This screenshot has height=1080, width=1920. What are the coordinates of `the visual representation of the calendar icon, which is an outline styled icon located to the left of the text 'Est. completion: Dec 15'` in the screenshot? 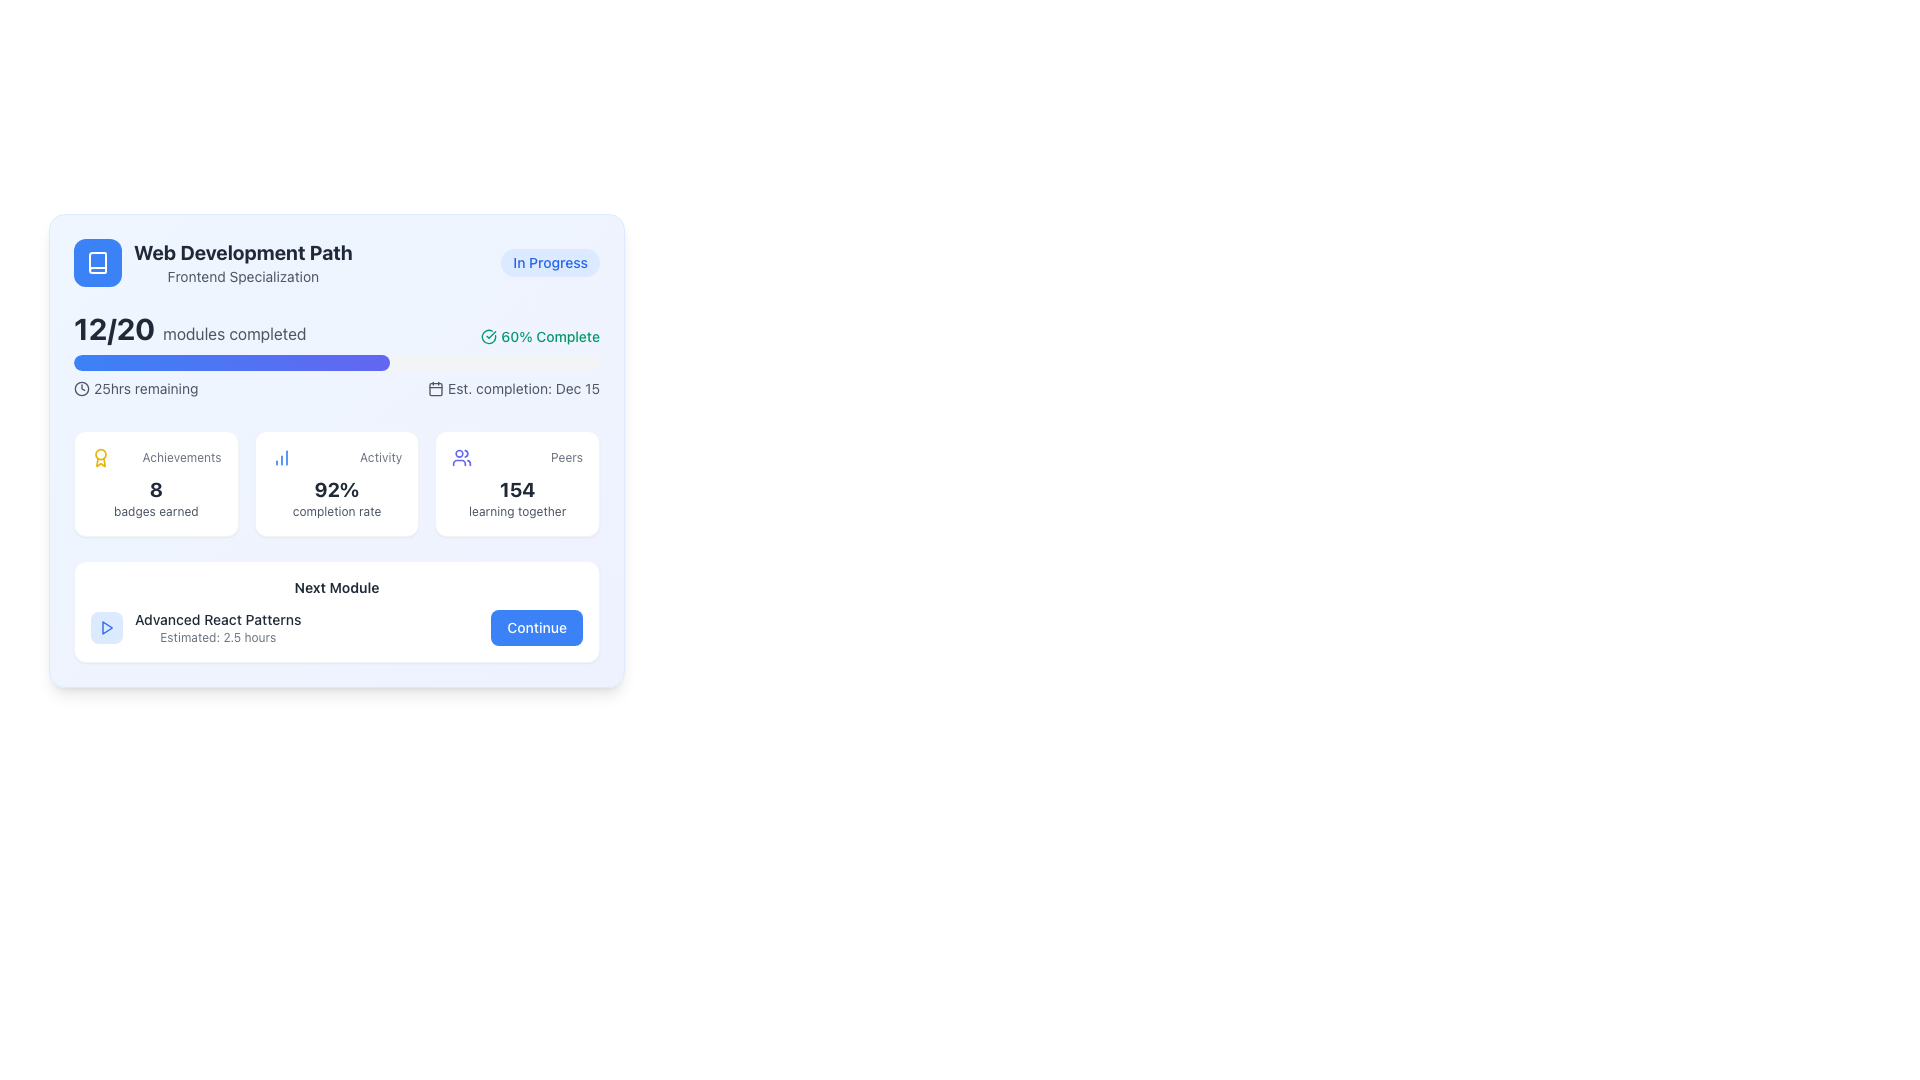 It's located at (435, 389).